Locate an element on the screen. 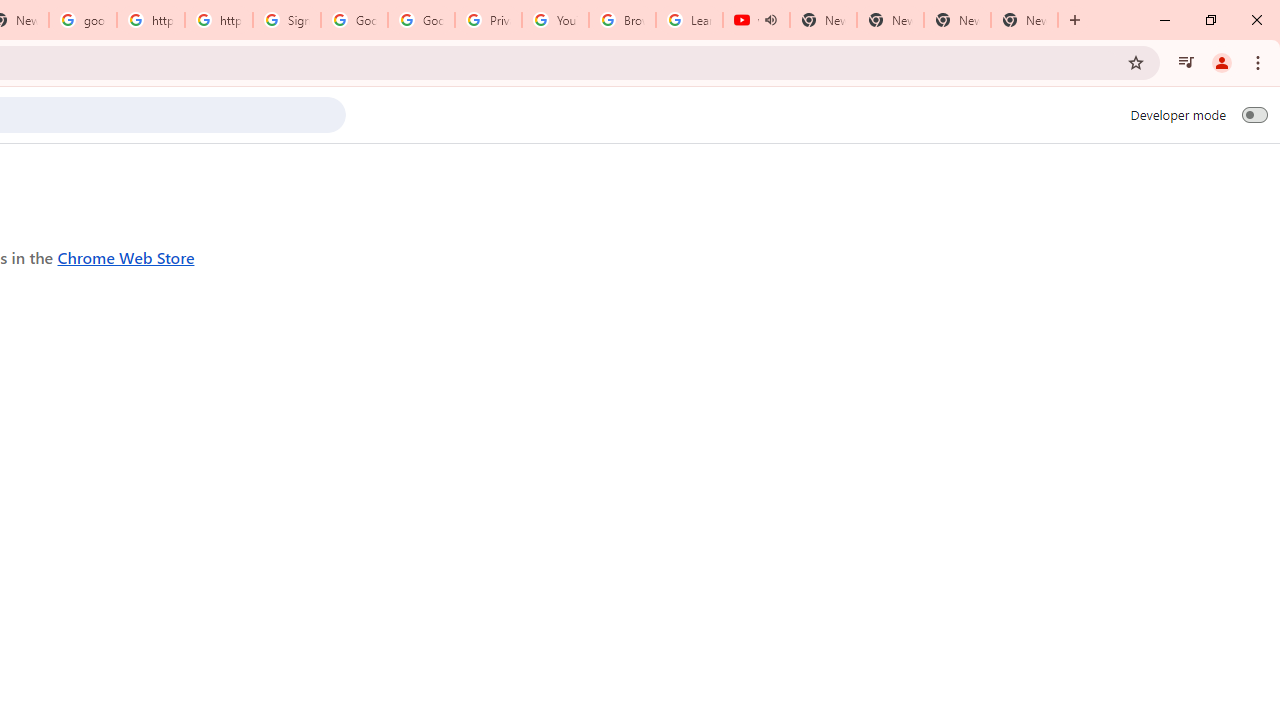 This screenshot has height=720, width=1280. 'YouTube' is located at coordinates (555, 20).